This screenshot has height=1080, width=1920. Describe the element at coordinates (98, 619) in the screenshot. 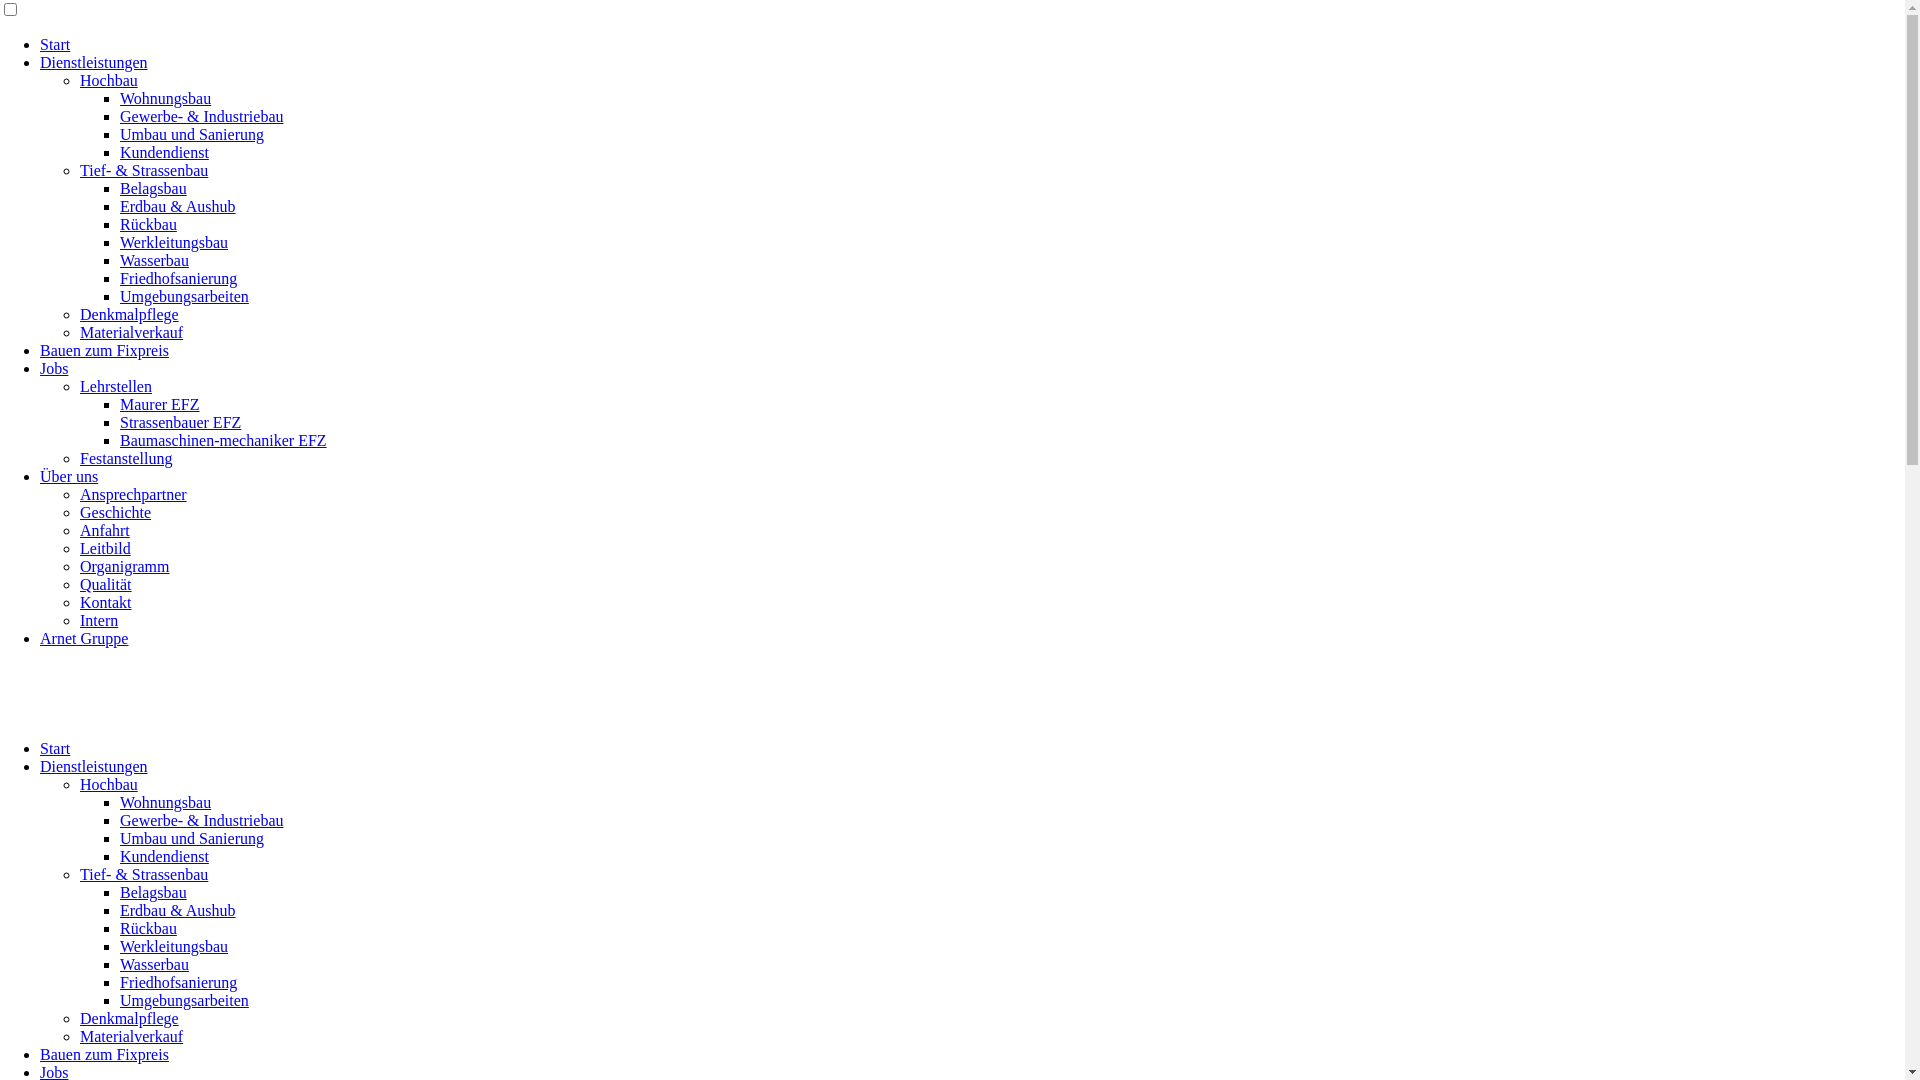

I see `'Intern'` at that location.